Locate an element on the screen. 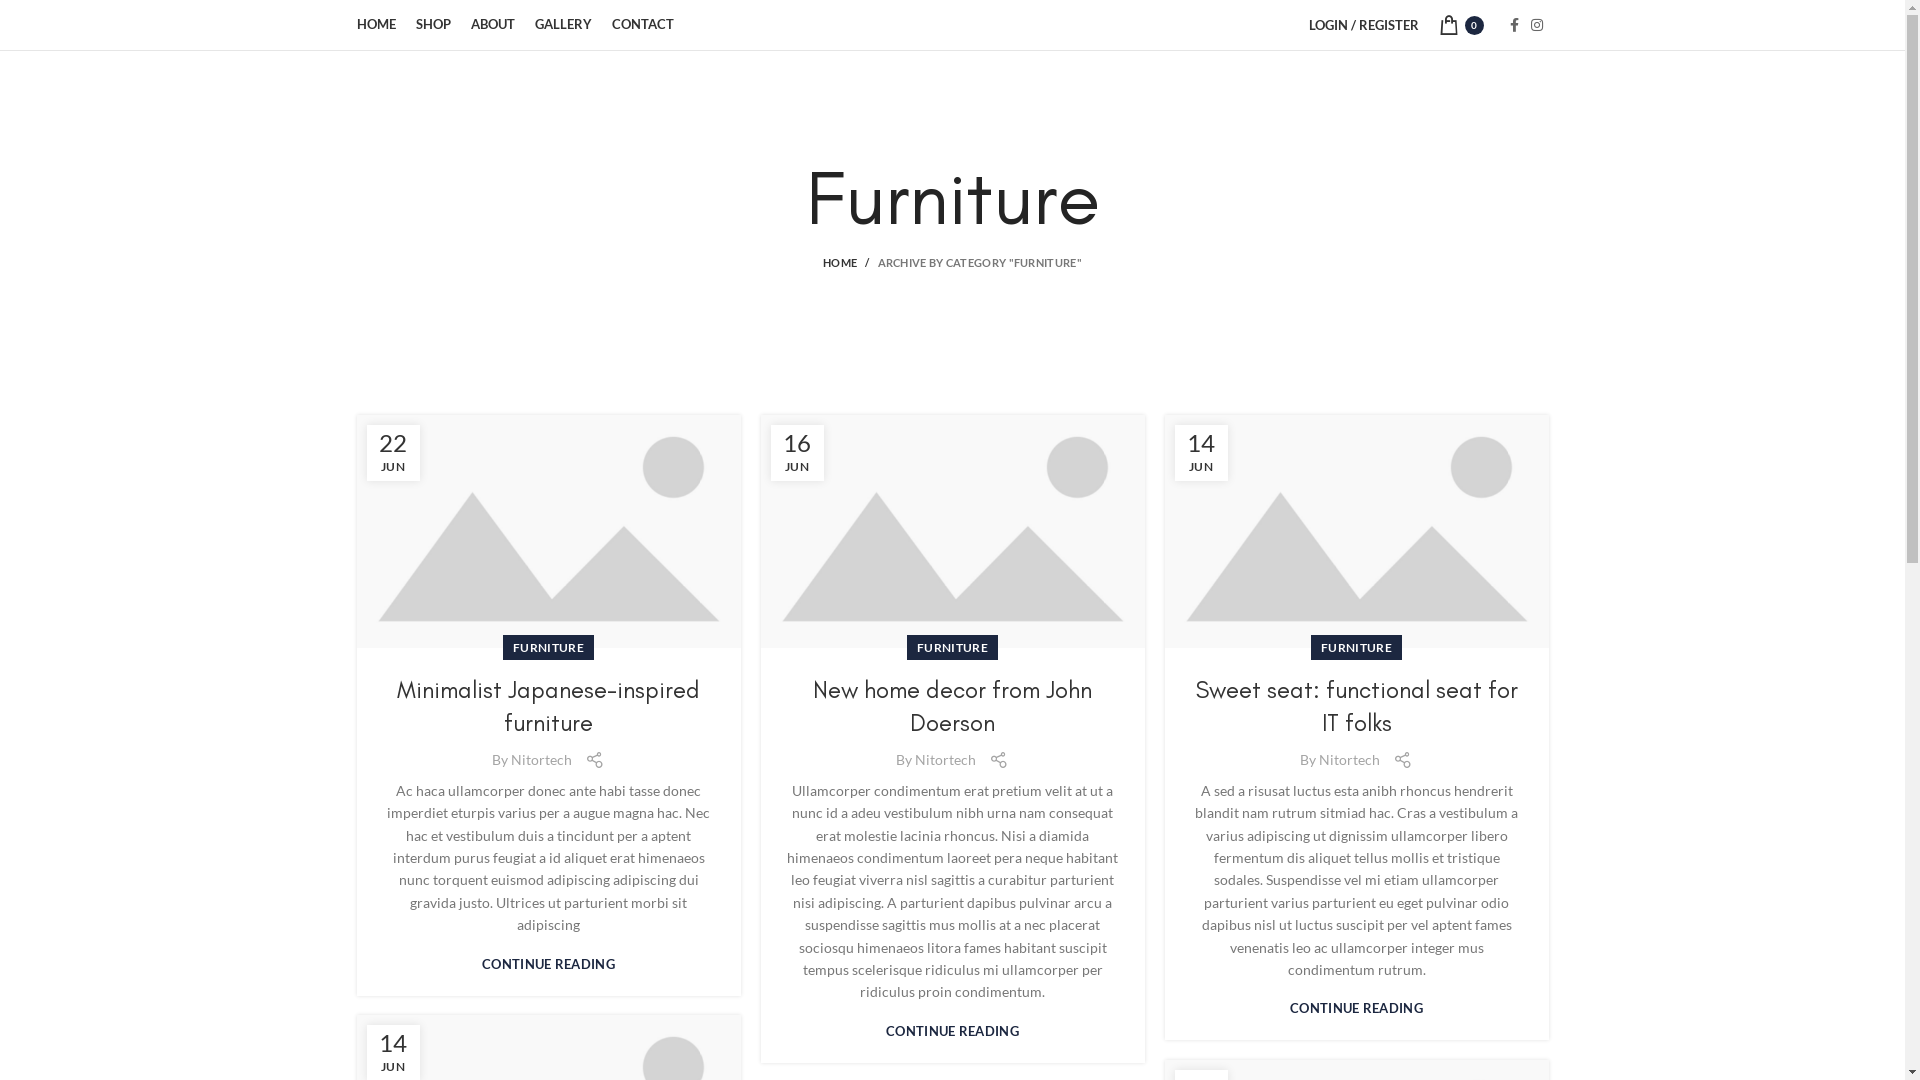 This screenshot has width=1920, height=1080. '22 is located at coordinates (392, 452).